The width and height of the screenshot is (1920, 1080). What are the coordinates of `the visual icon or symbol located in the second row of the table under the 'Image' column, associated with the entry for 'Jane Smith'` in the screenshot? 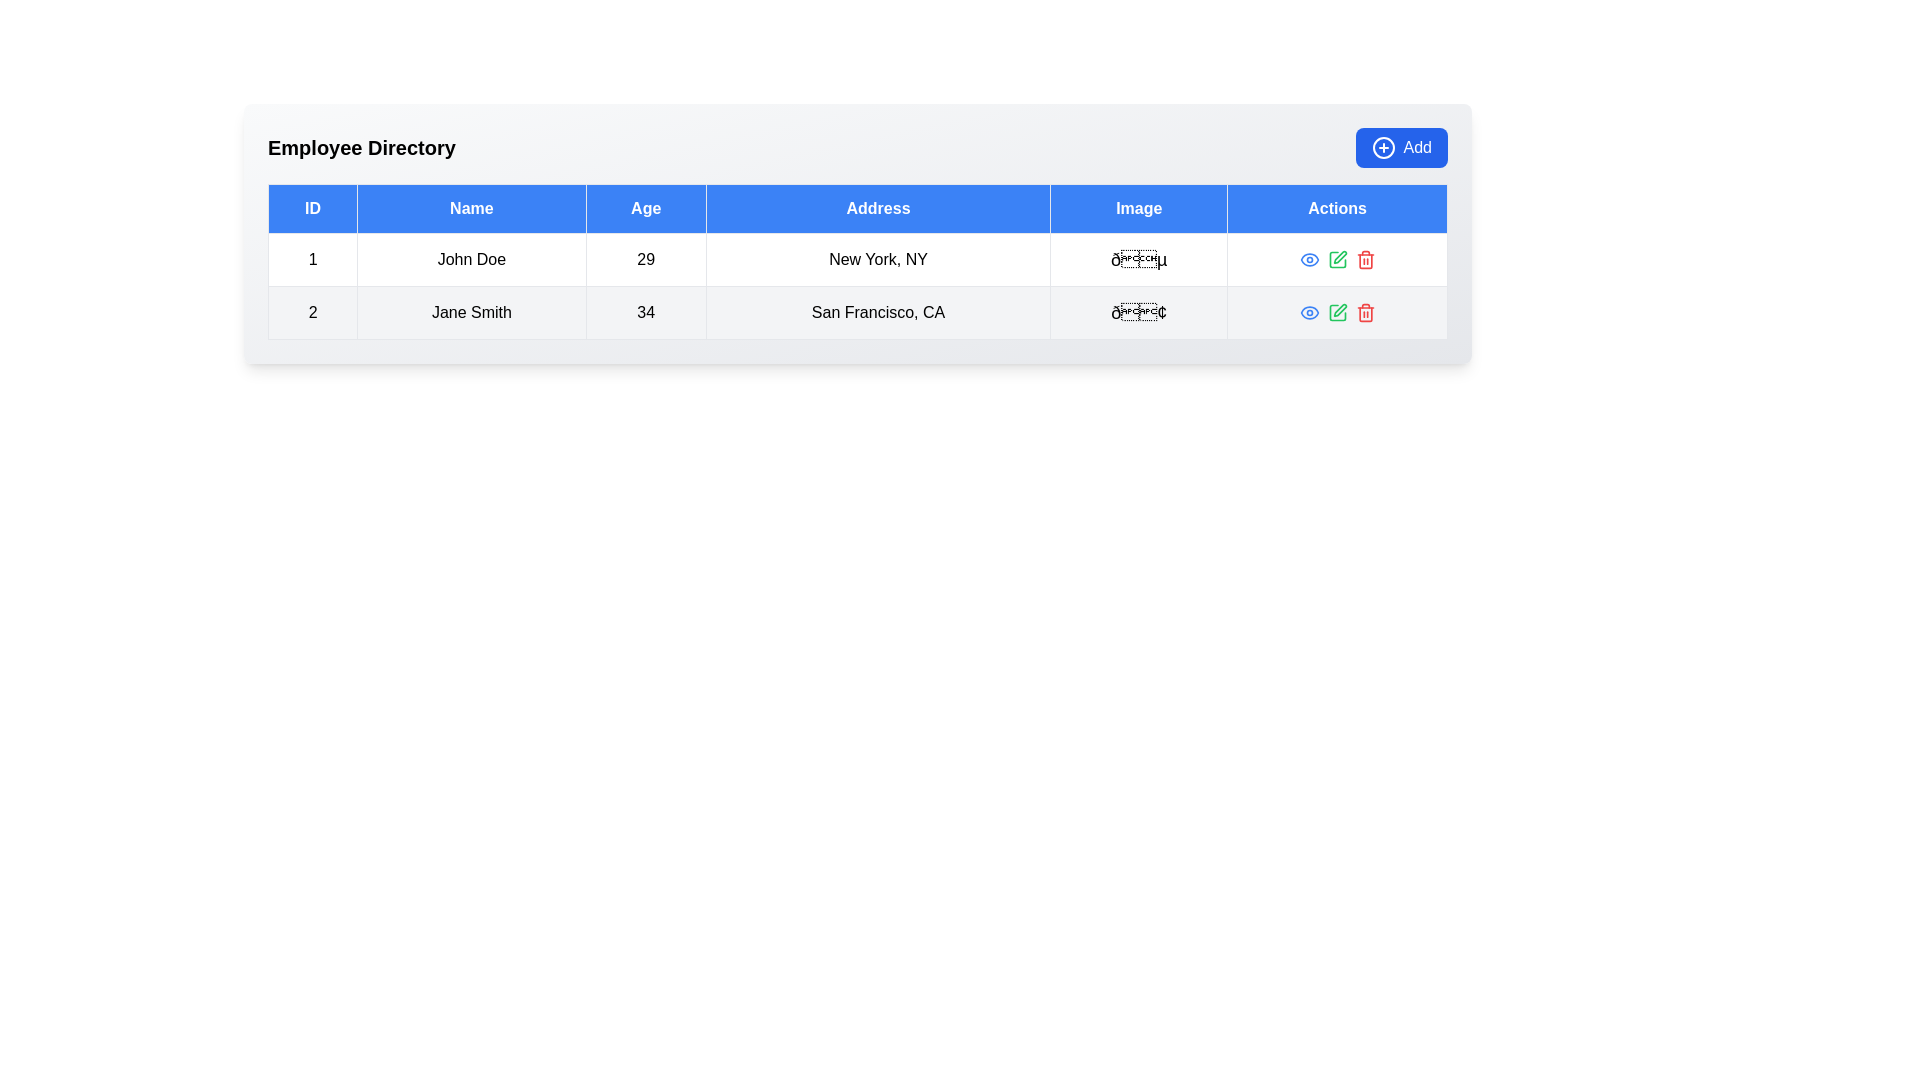 It's located at (1139, 312).